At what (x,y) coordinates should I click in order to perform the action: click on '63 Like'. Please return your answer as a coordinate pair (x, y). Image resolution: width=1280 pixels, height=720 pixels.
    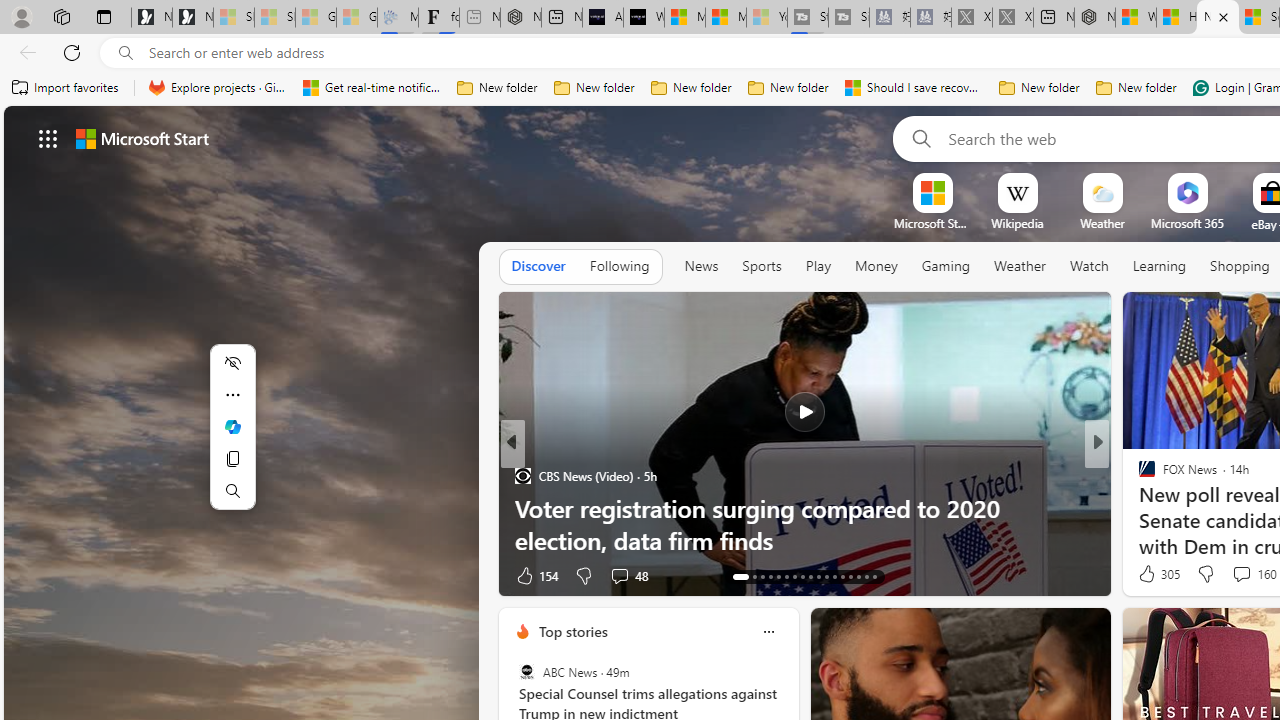
    Looking at the image, I should click on (1149, 575).